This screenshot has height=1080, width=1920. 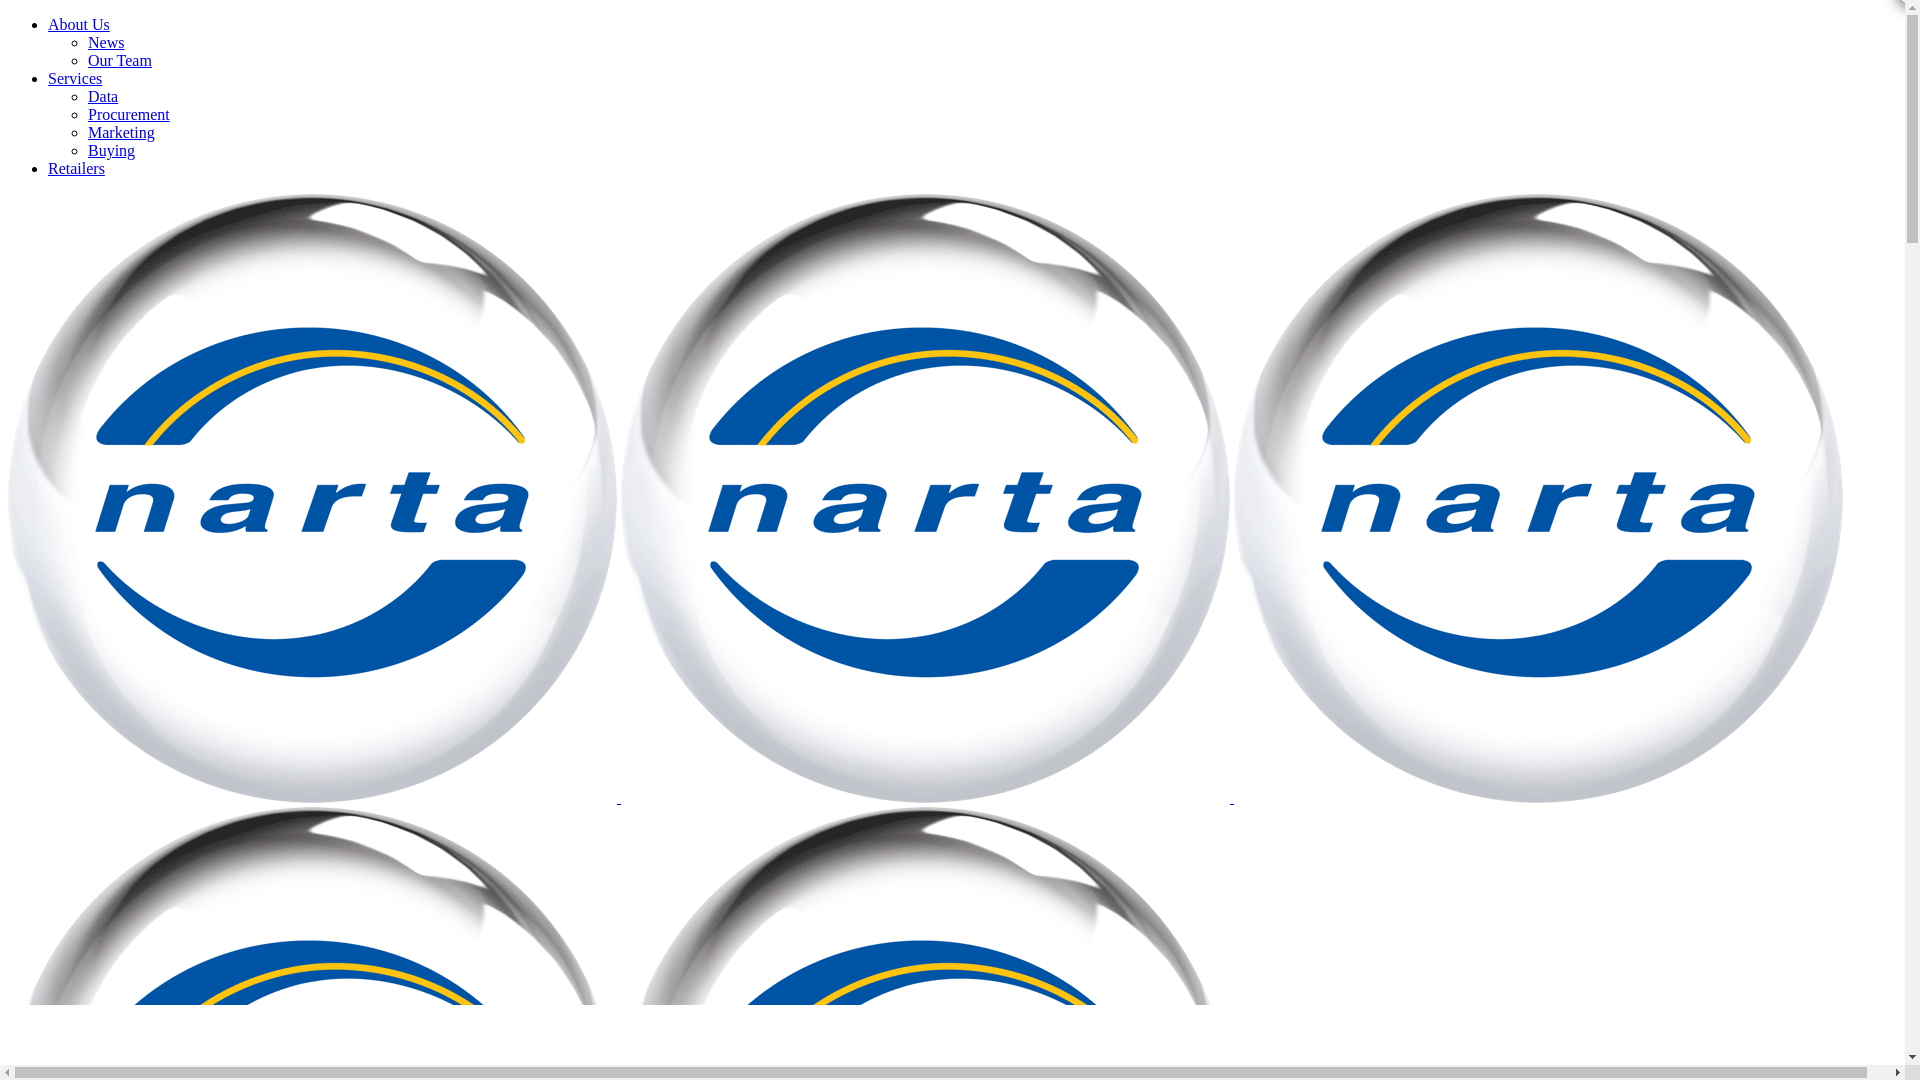 I want to click on 'Data', so click(x=101, y=96).